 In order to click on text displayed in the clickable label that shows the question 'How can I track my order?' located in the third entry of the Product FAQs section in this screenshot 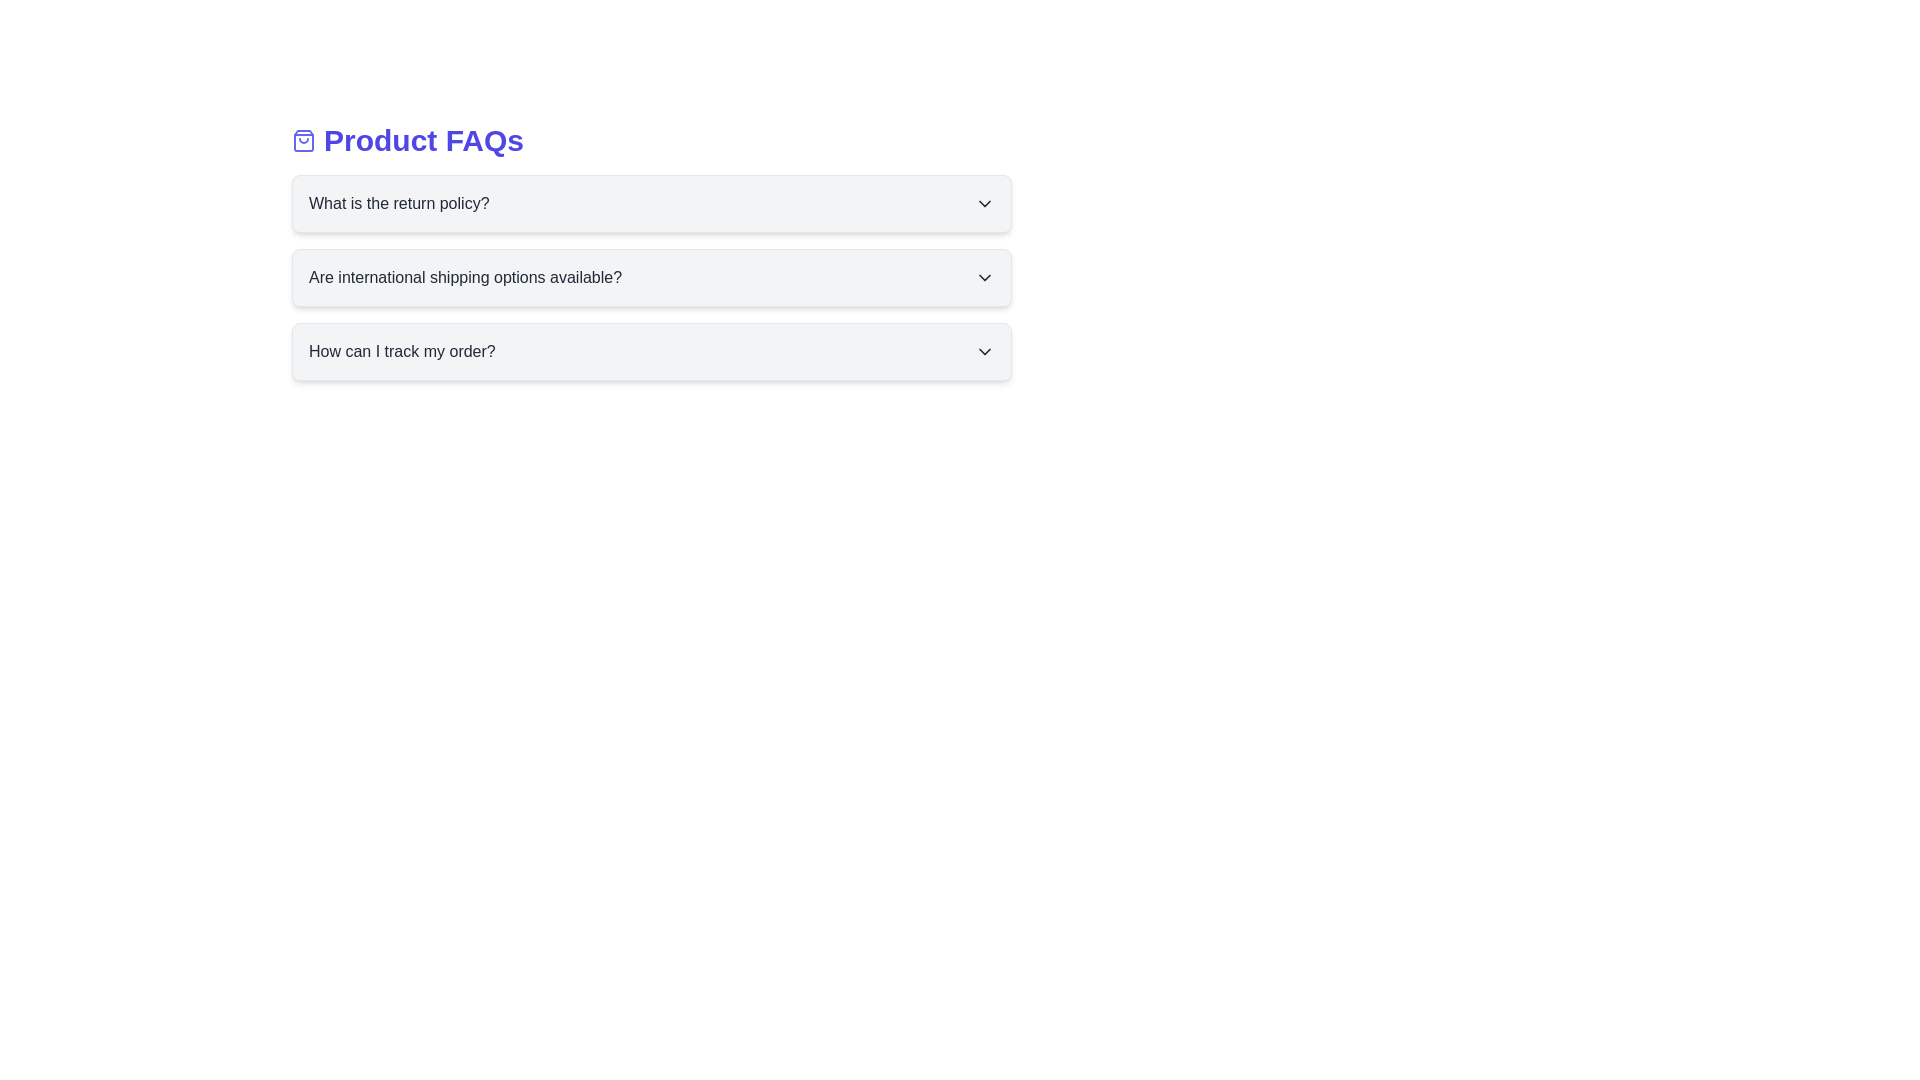, I will do `click(401, 350)`.